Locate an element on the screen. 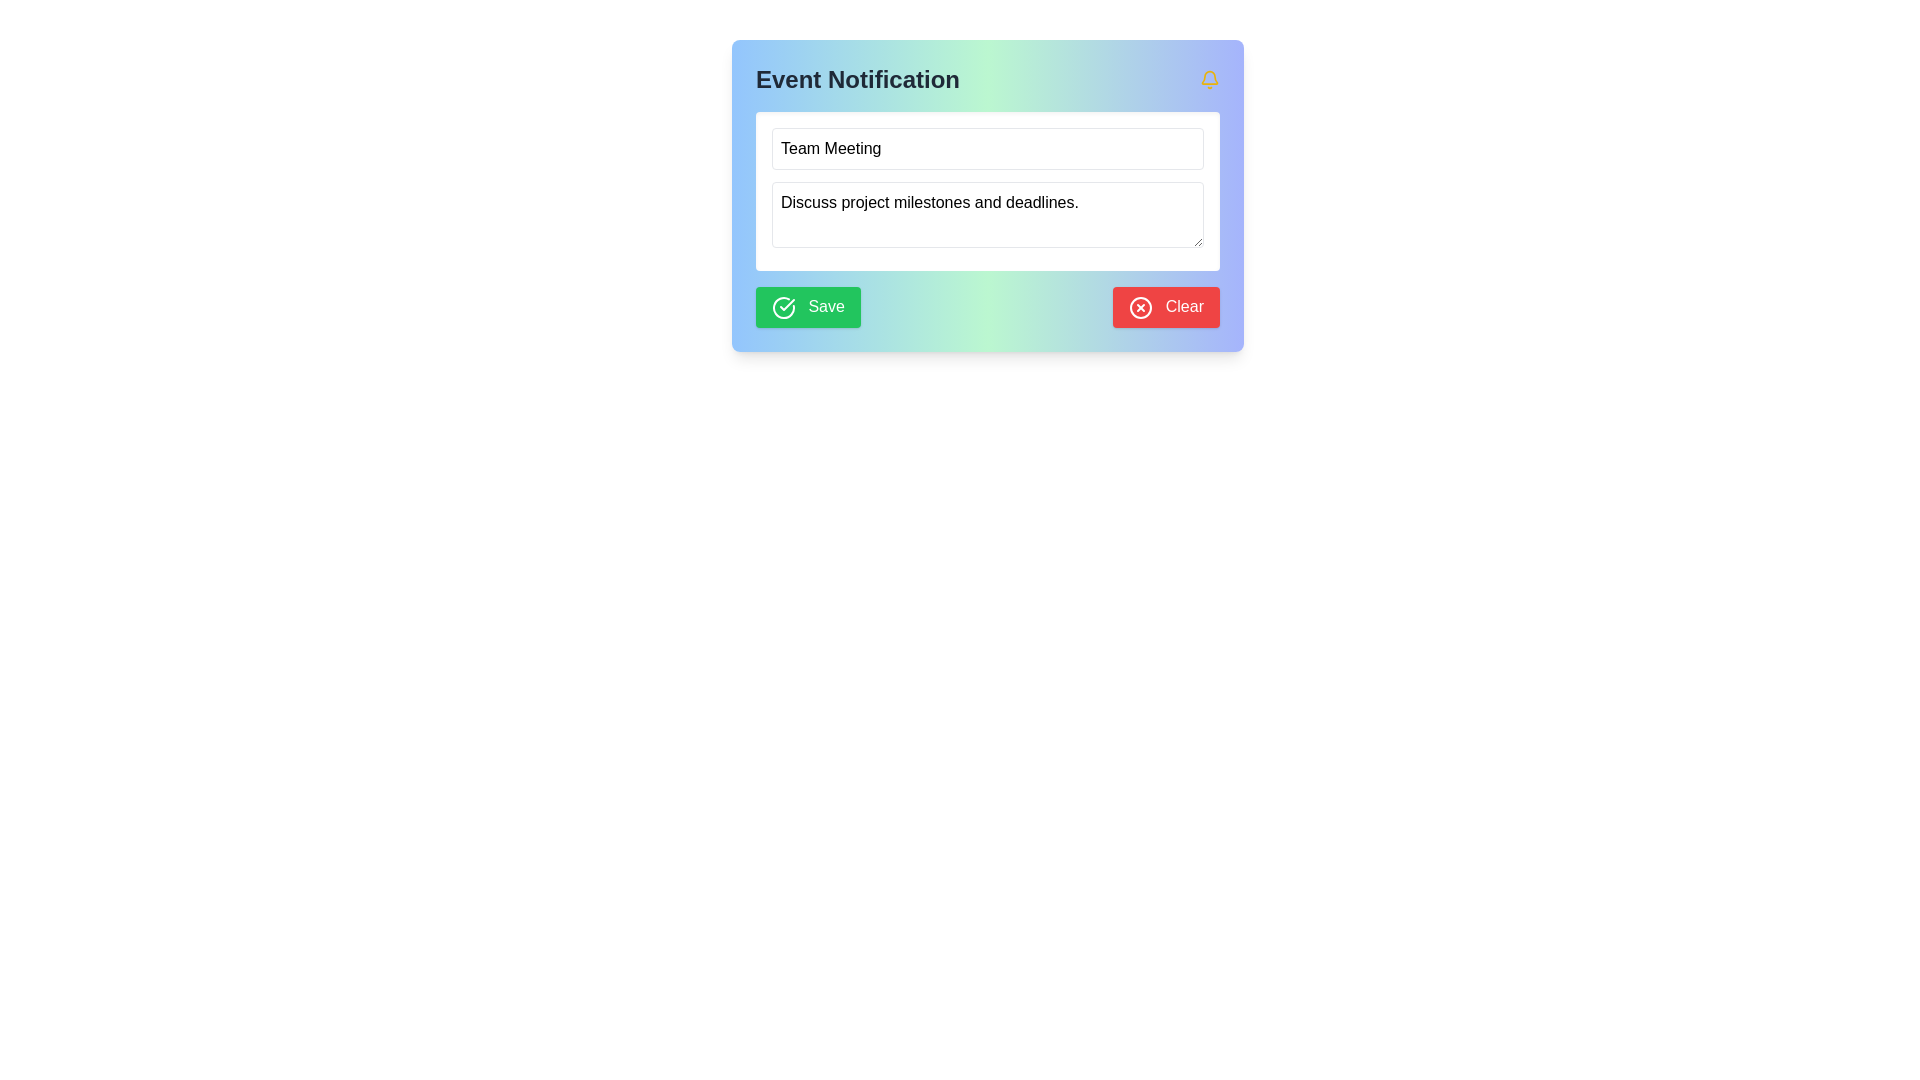 Image resolution: width=1920 pixels, height=1080 pixels. the multiline text input field located below the 'Team Meeting' single-line text input is located at coordinates (988, 191).